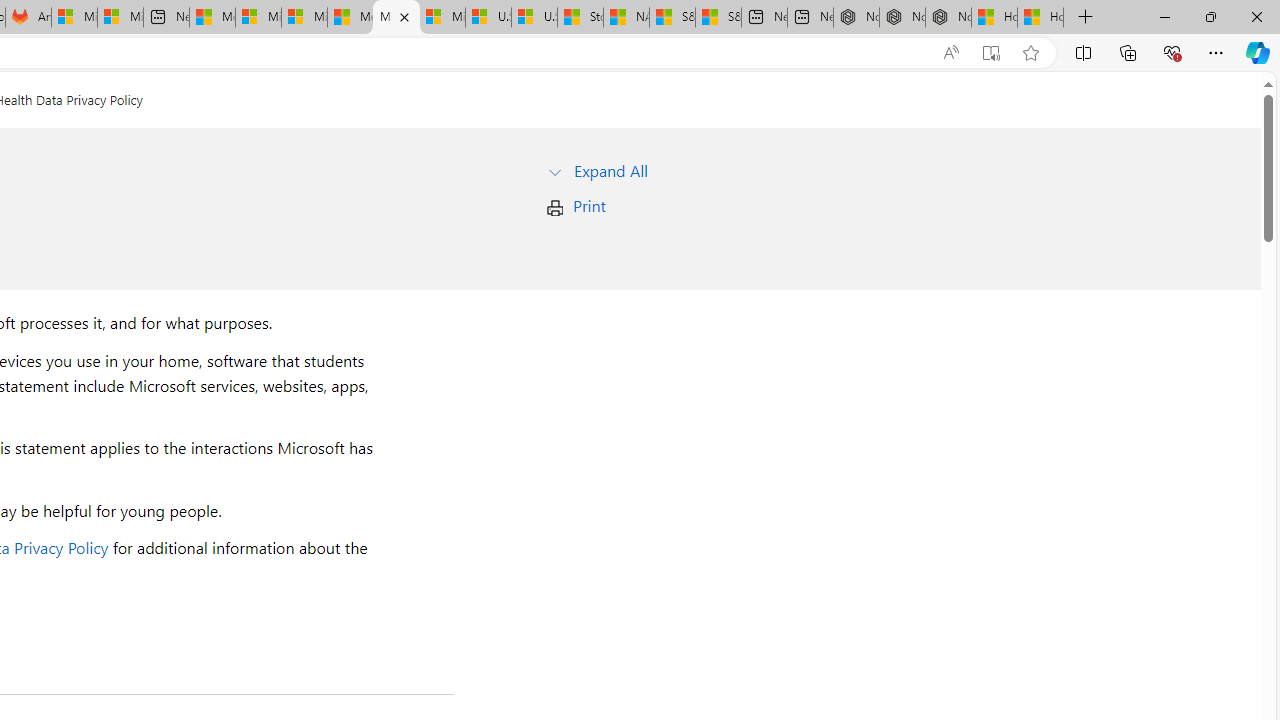  Describe the element at coordinates (303, 17) in the screenshot. I see `'Microsoft account | Home'` at that location.